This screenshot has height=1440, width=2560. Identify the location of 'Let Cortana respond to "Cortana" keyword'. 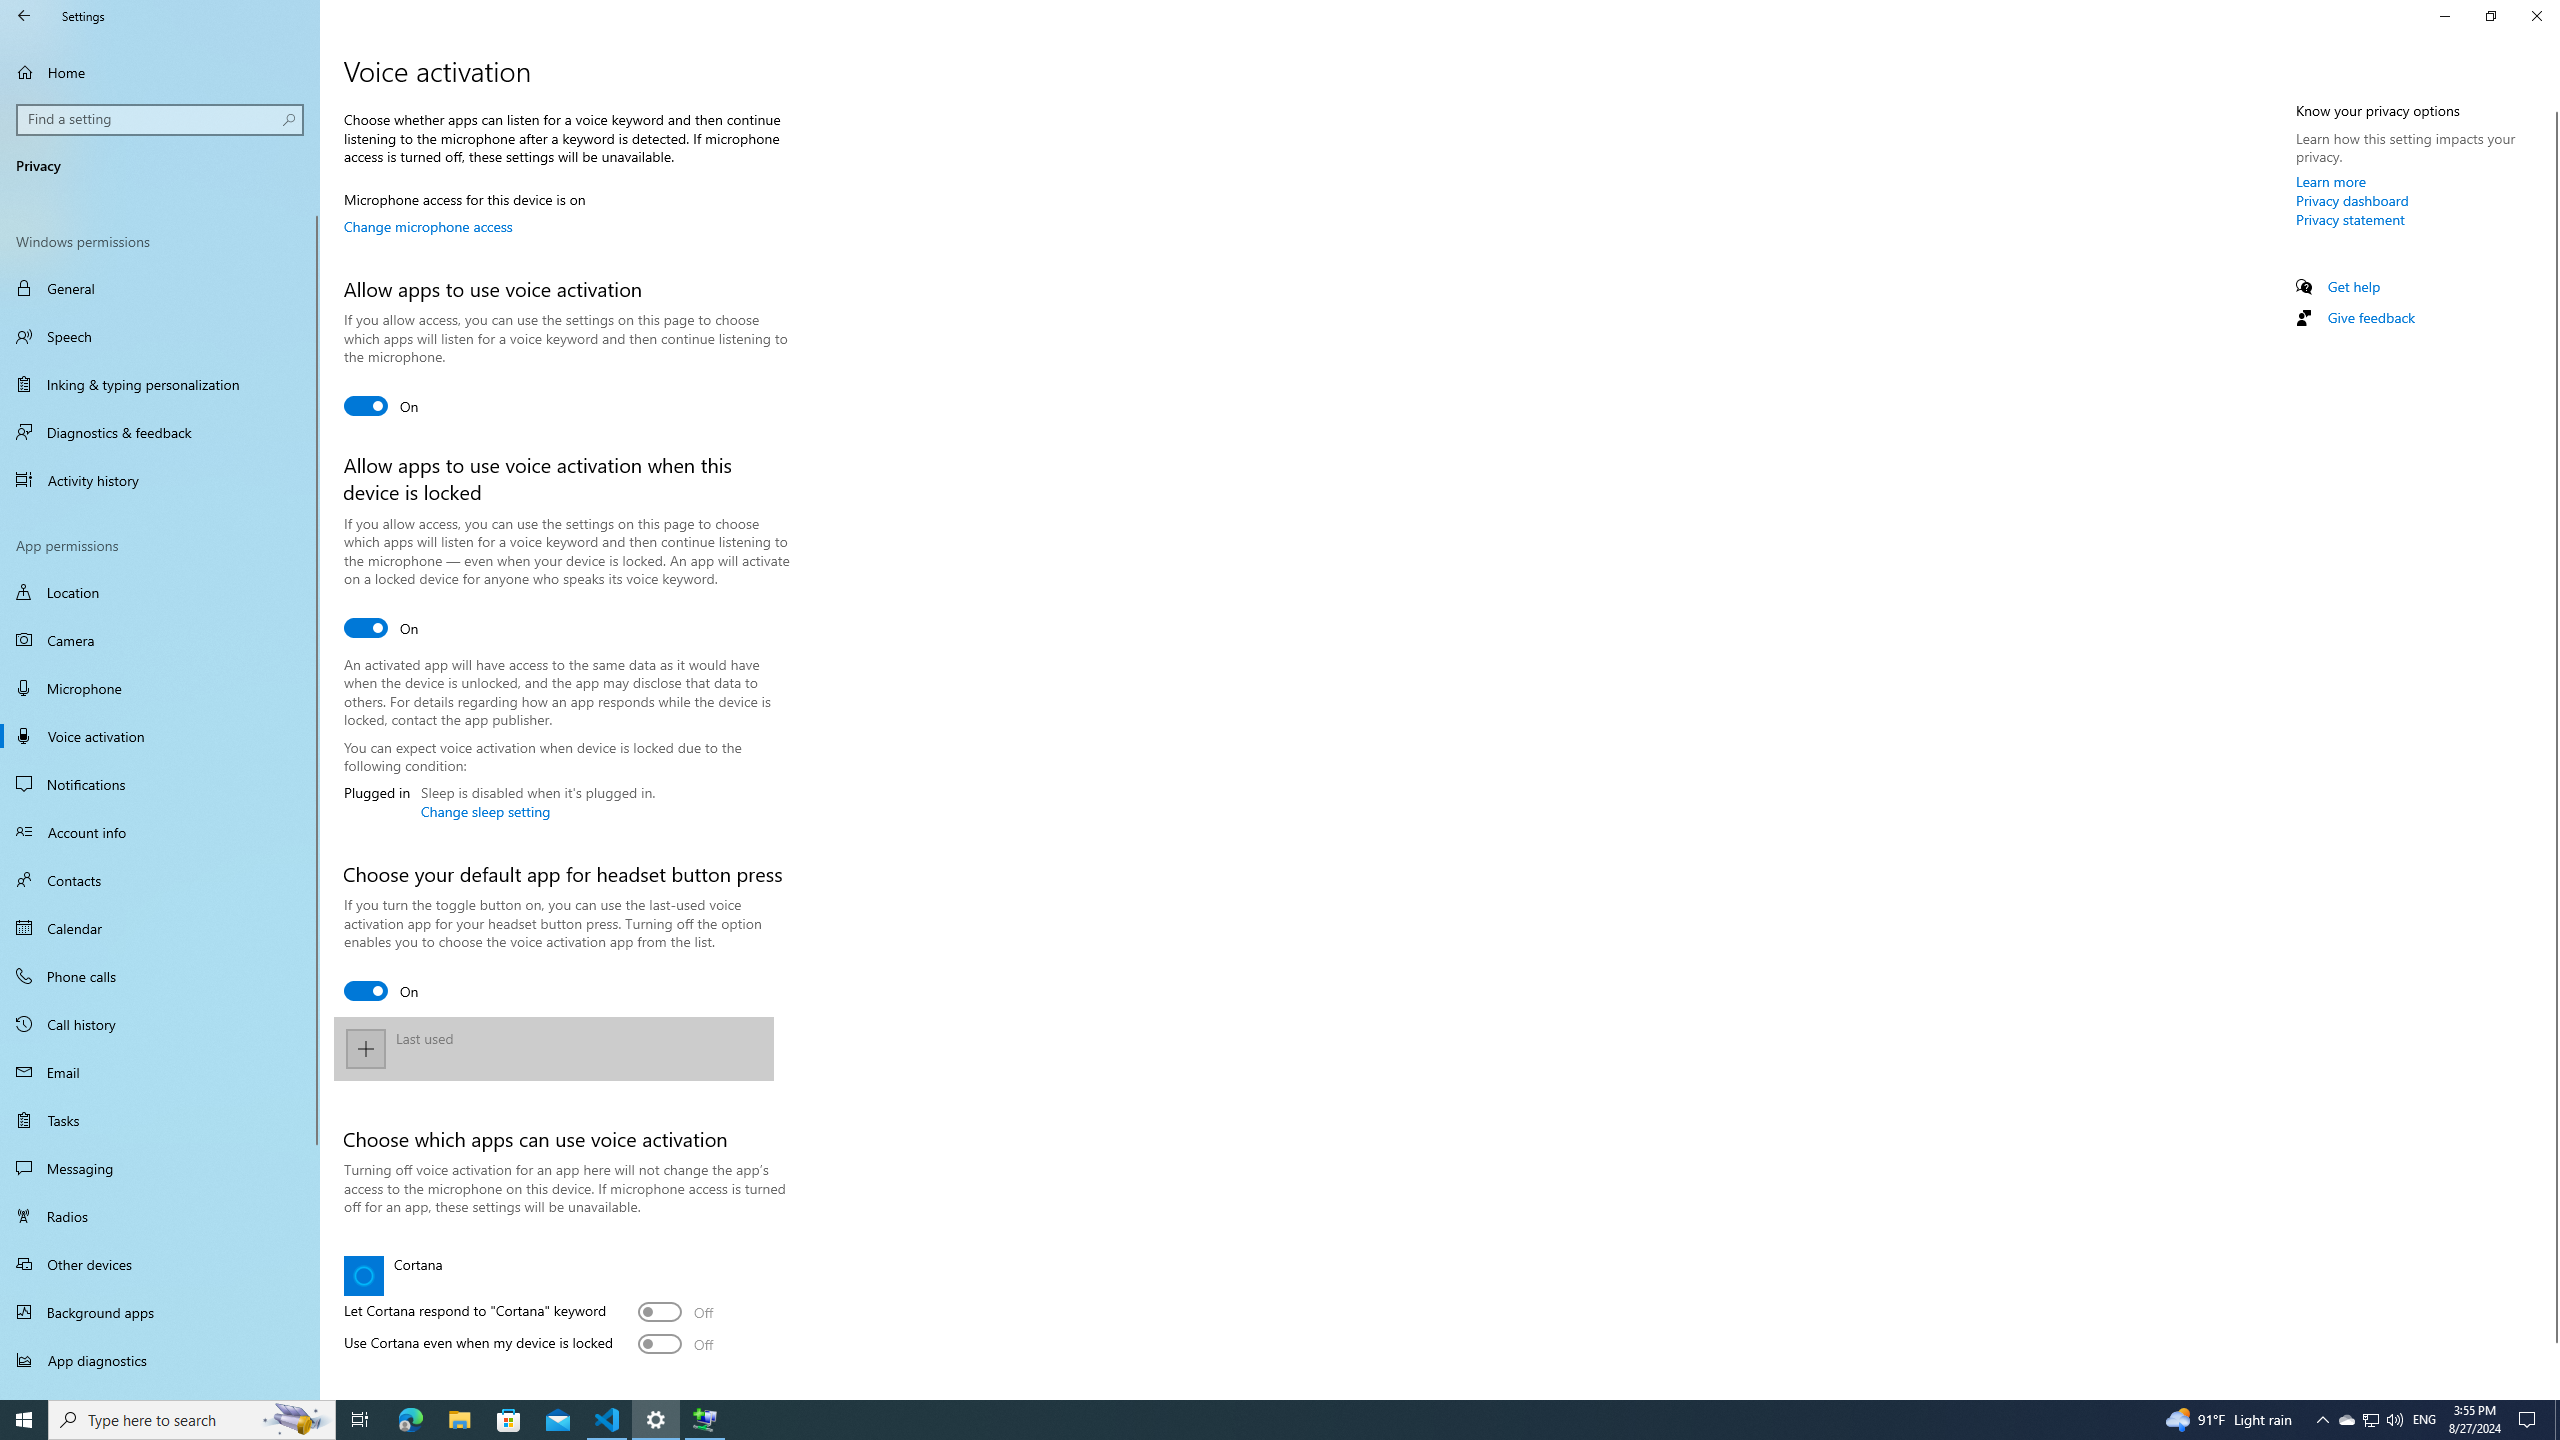
(674, 1310).